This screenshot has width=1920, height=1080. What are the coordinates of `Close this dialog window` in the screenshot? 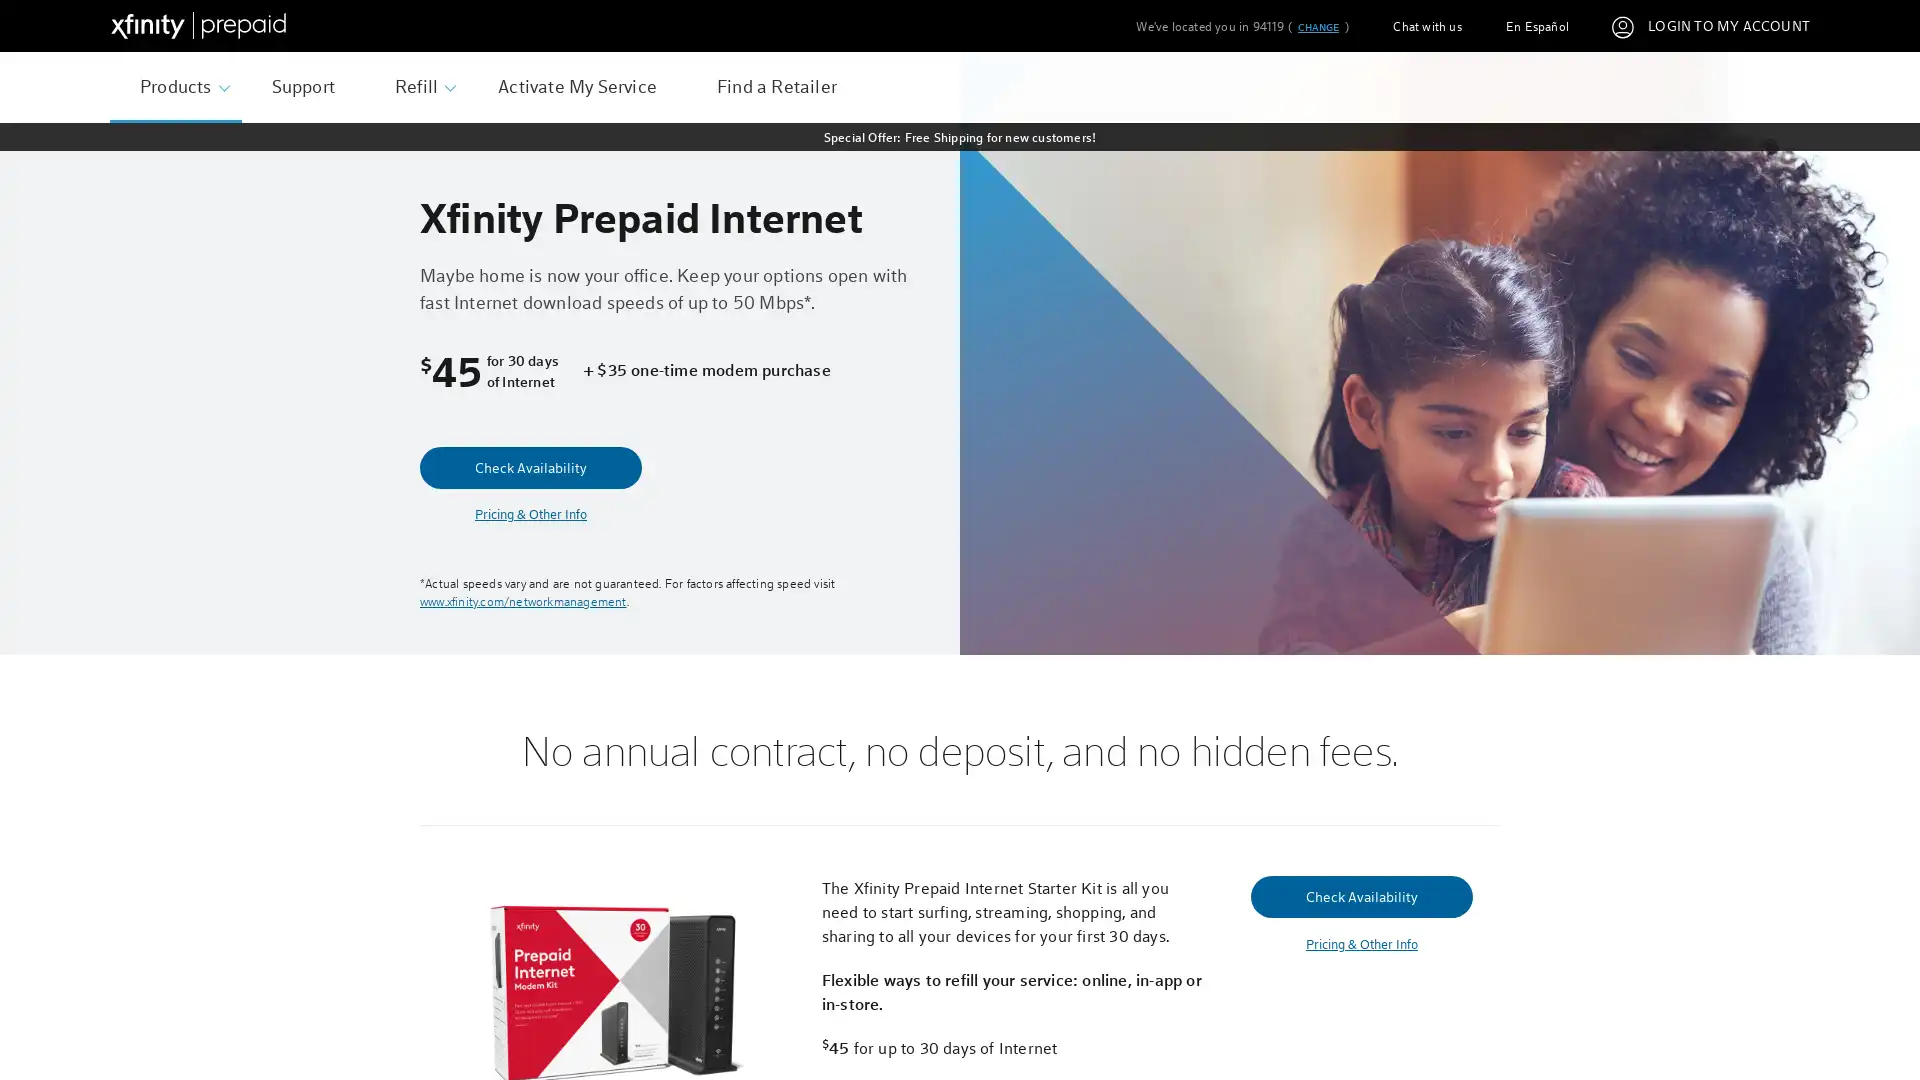 It's located at (1338, 464).